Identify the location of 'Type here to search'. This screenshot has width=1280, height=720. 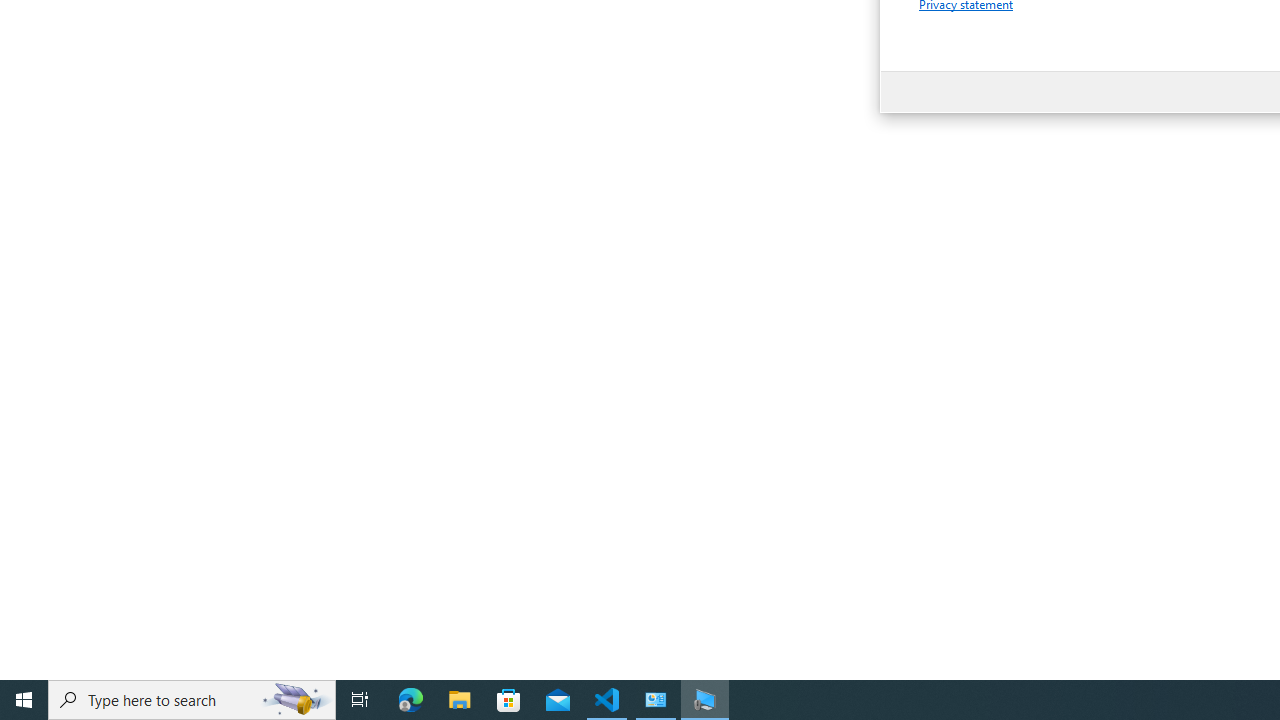
(192, 698).